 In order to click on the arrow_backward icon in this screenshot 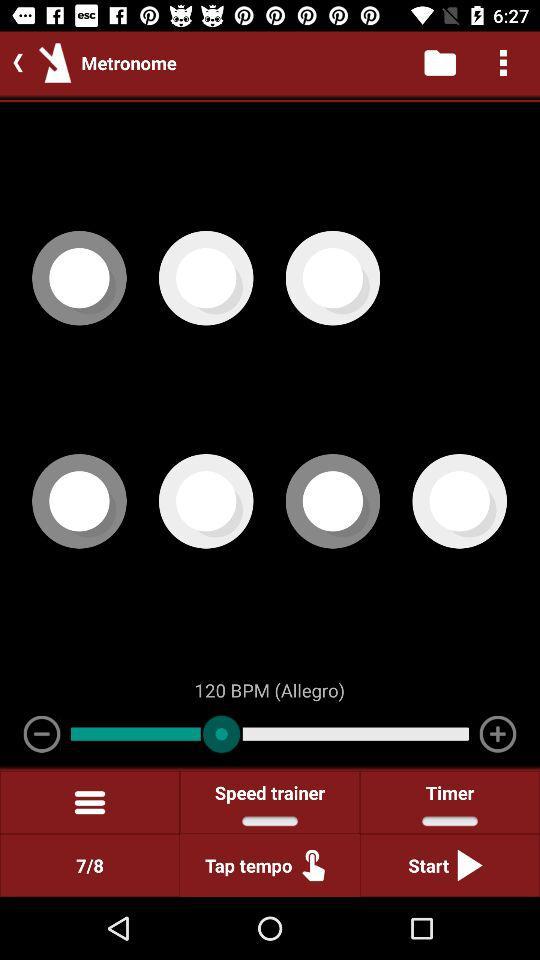, I will do `click(13, 62)`.